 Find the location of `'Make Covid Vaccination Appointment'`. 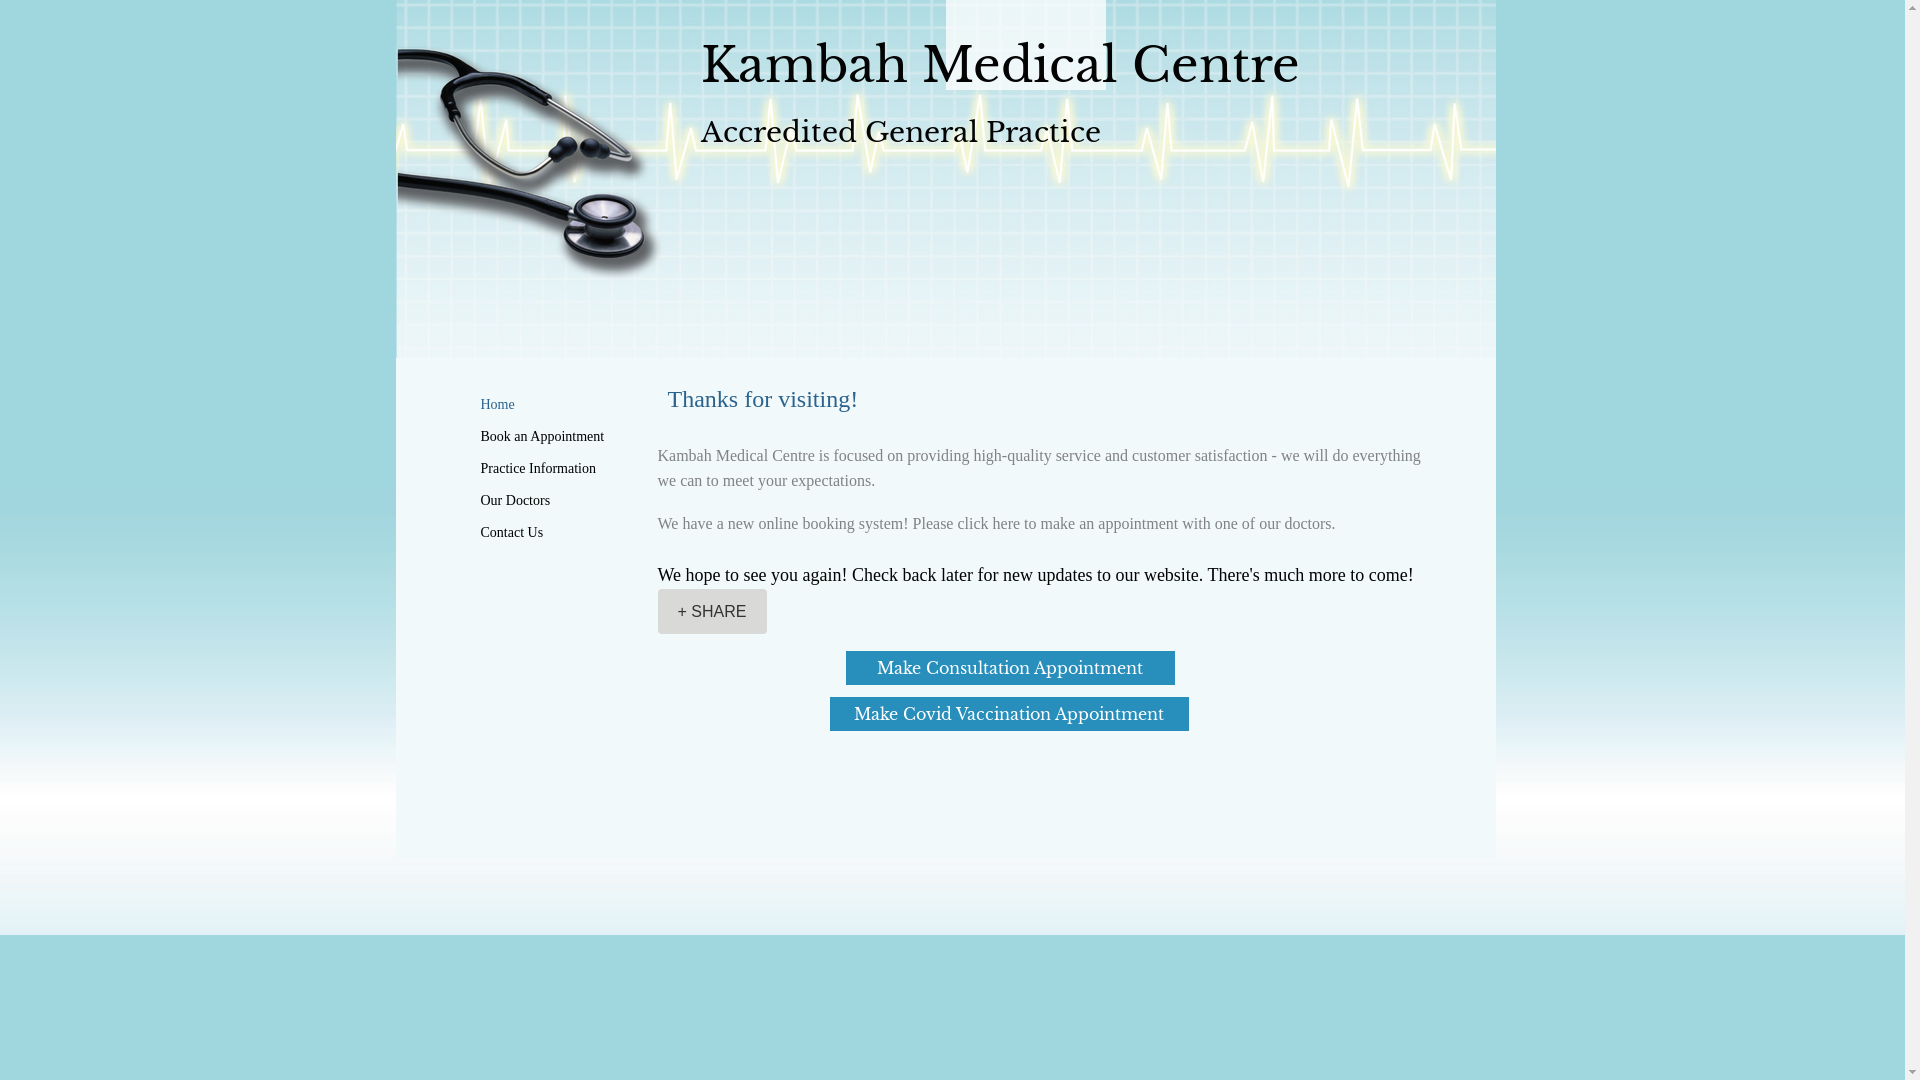

'Make Covid Vaccination Appointment' is located at coordinates (1009, 712).